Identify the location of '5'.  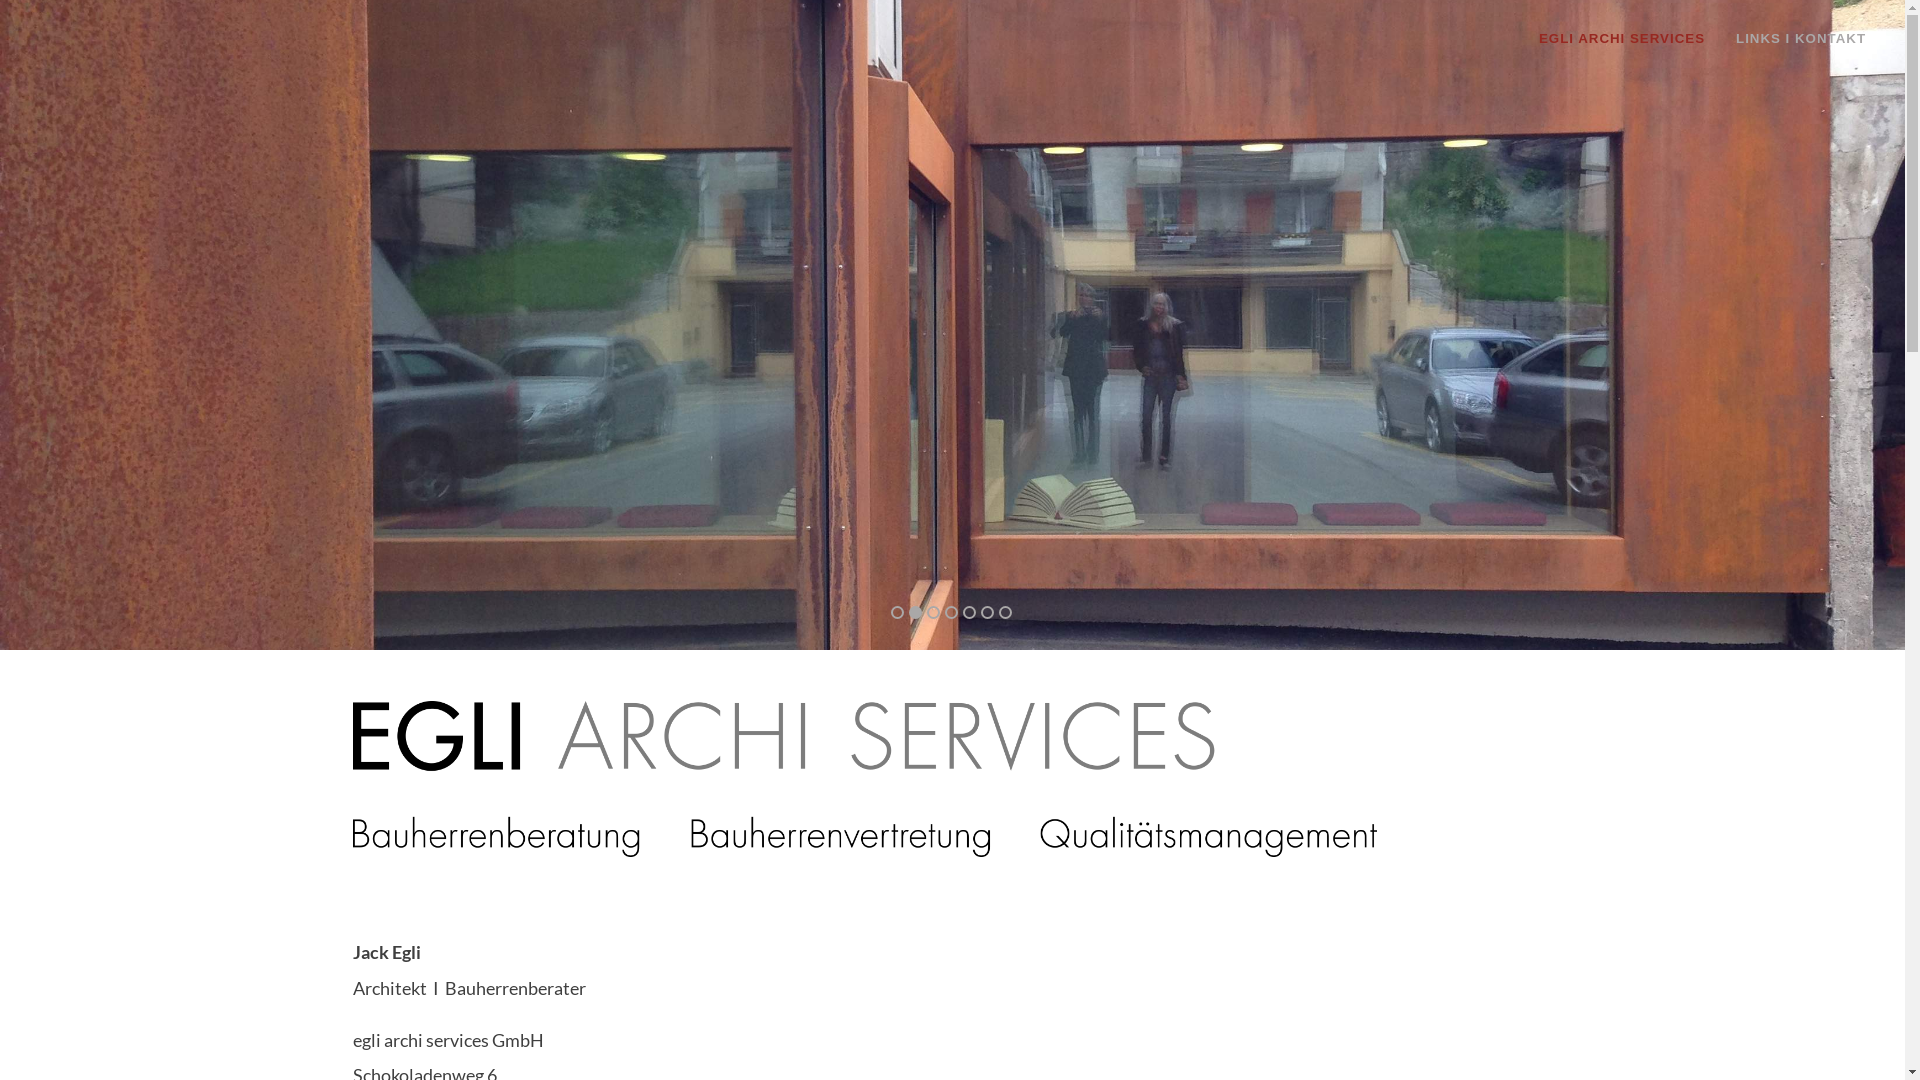
(969, 611).